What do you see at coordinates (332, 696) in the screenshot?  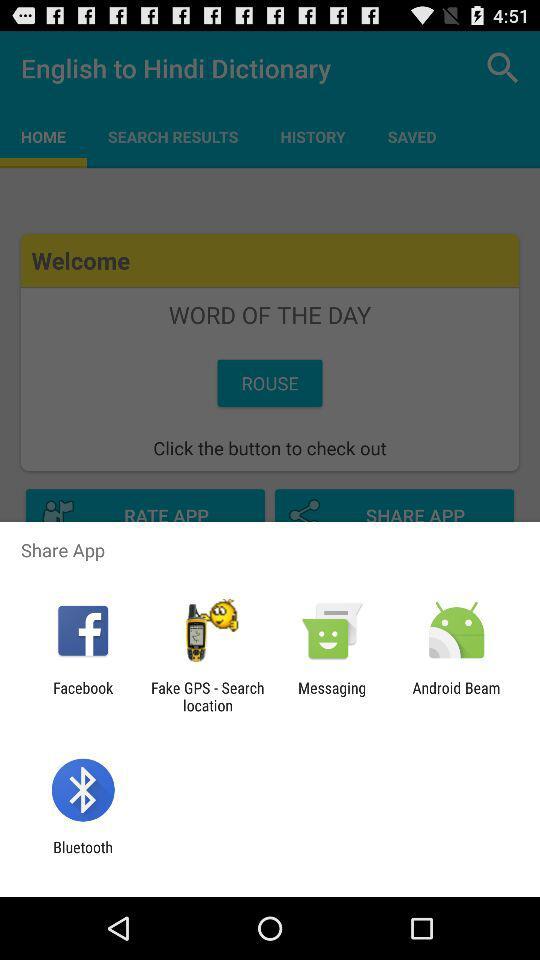 I see `the icon to the left of android beam app` at bounding box center [332, 696].